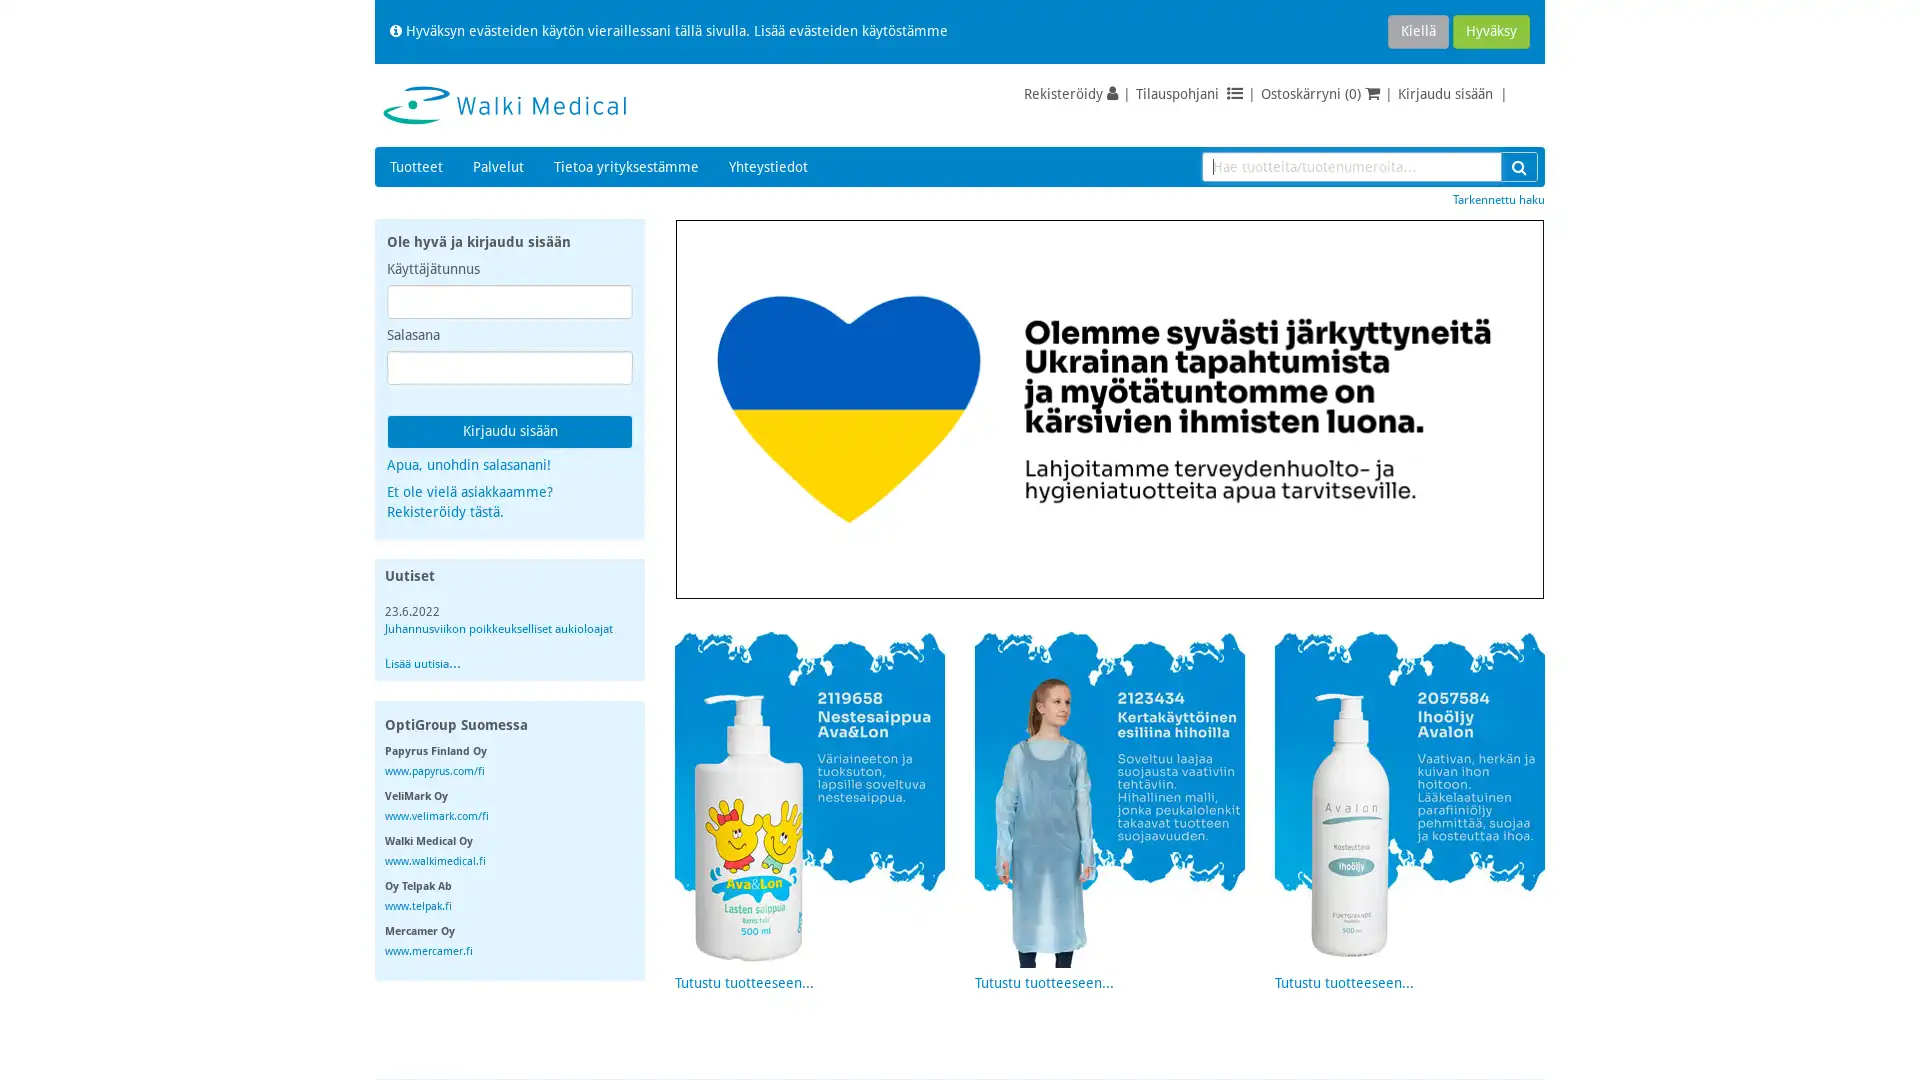 Image resolution: width=1920 pixels, height=1080 pixels. Describe the element at coordinates (1491, 31) in the screenshot. I see `Hyvaksy` at that location.